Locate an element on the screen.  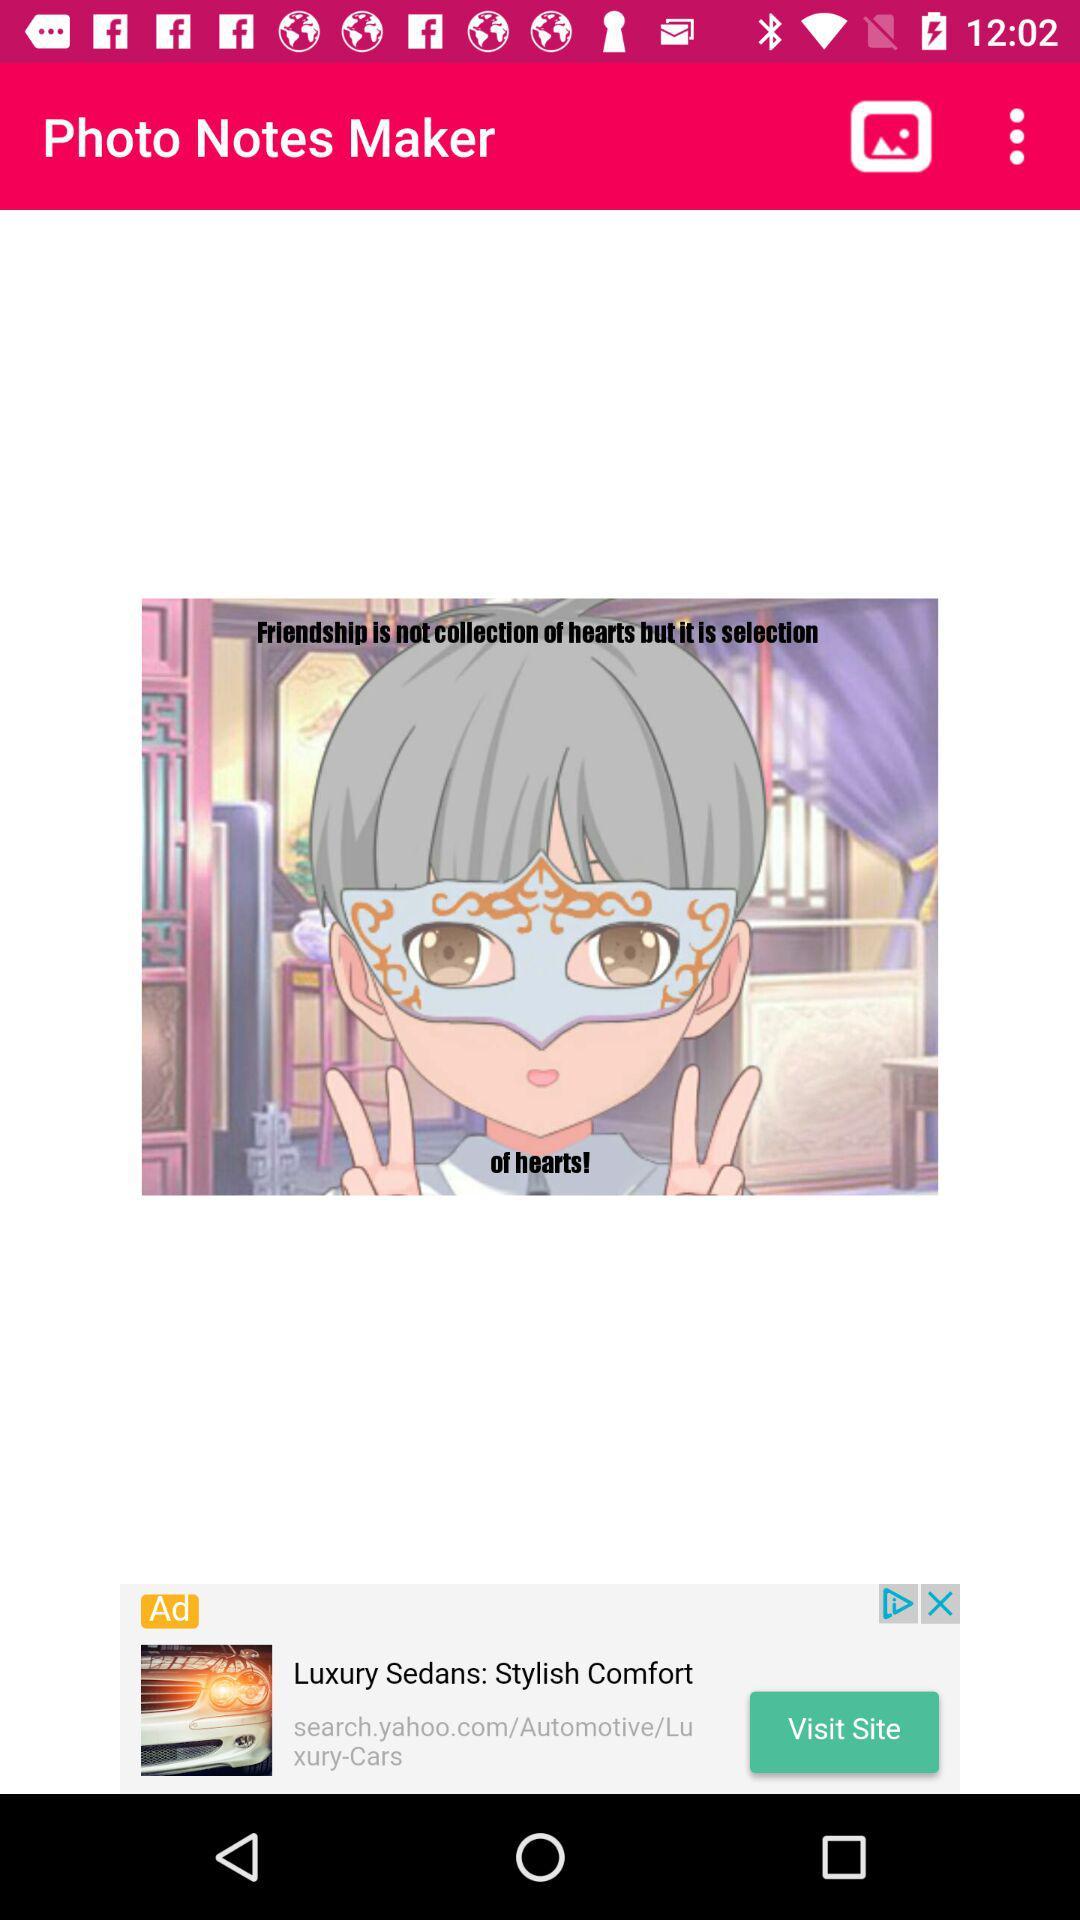
photos is located at coordinates (890, 135).